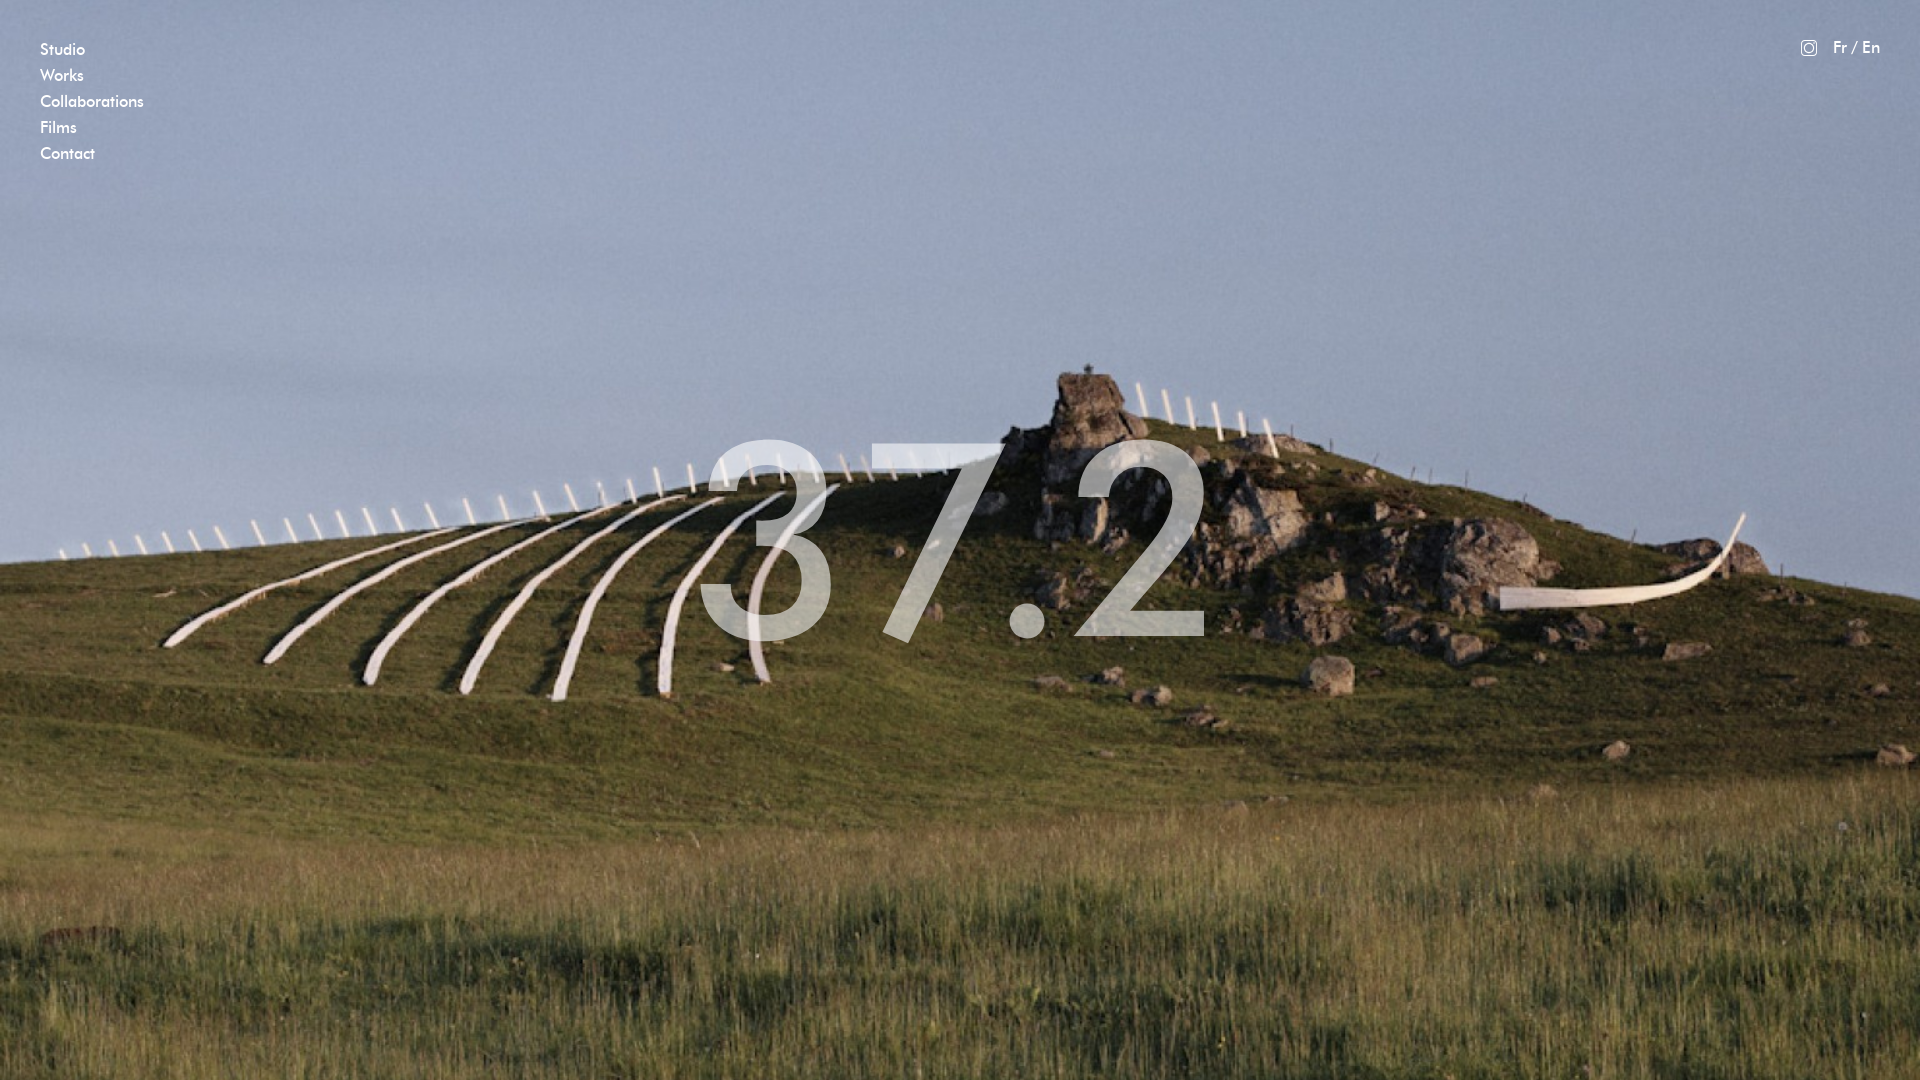  I want to click on 'Contact', so click(39, 153).